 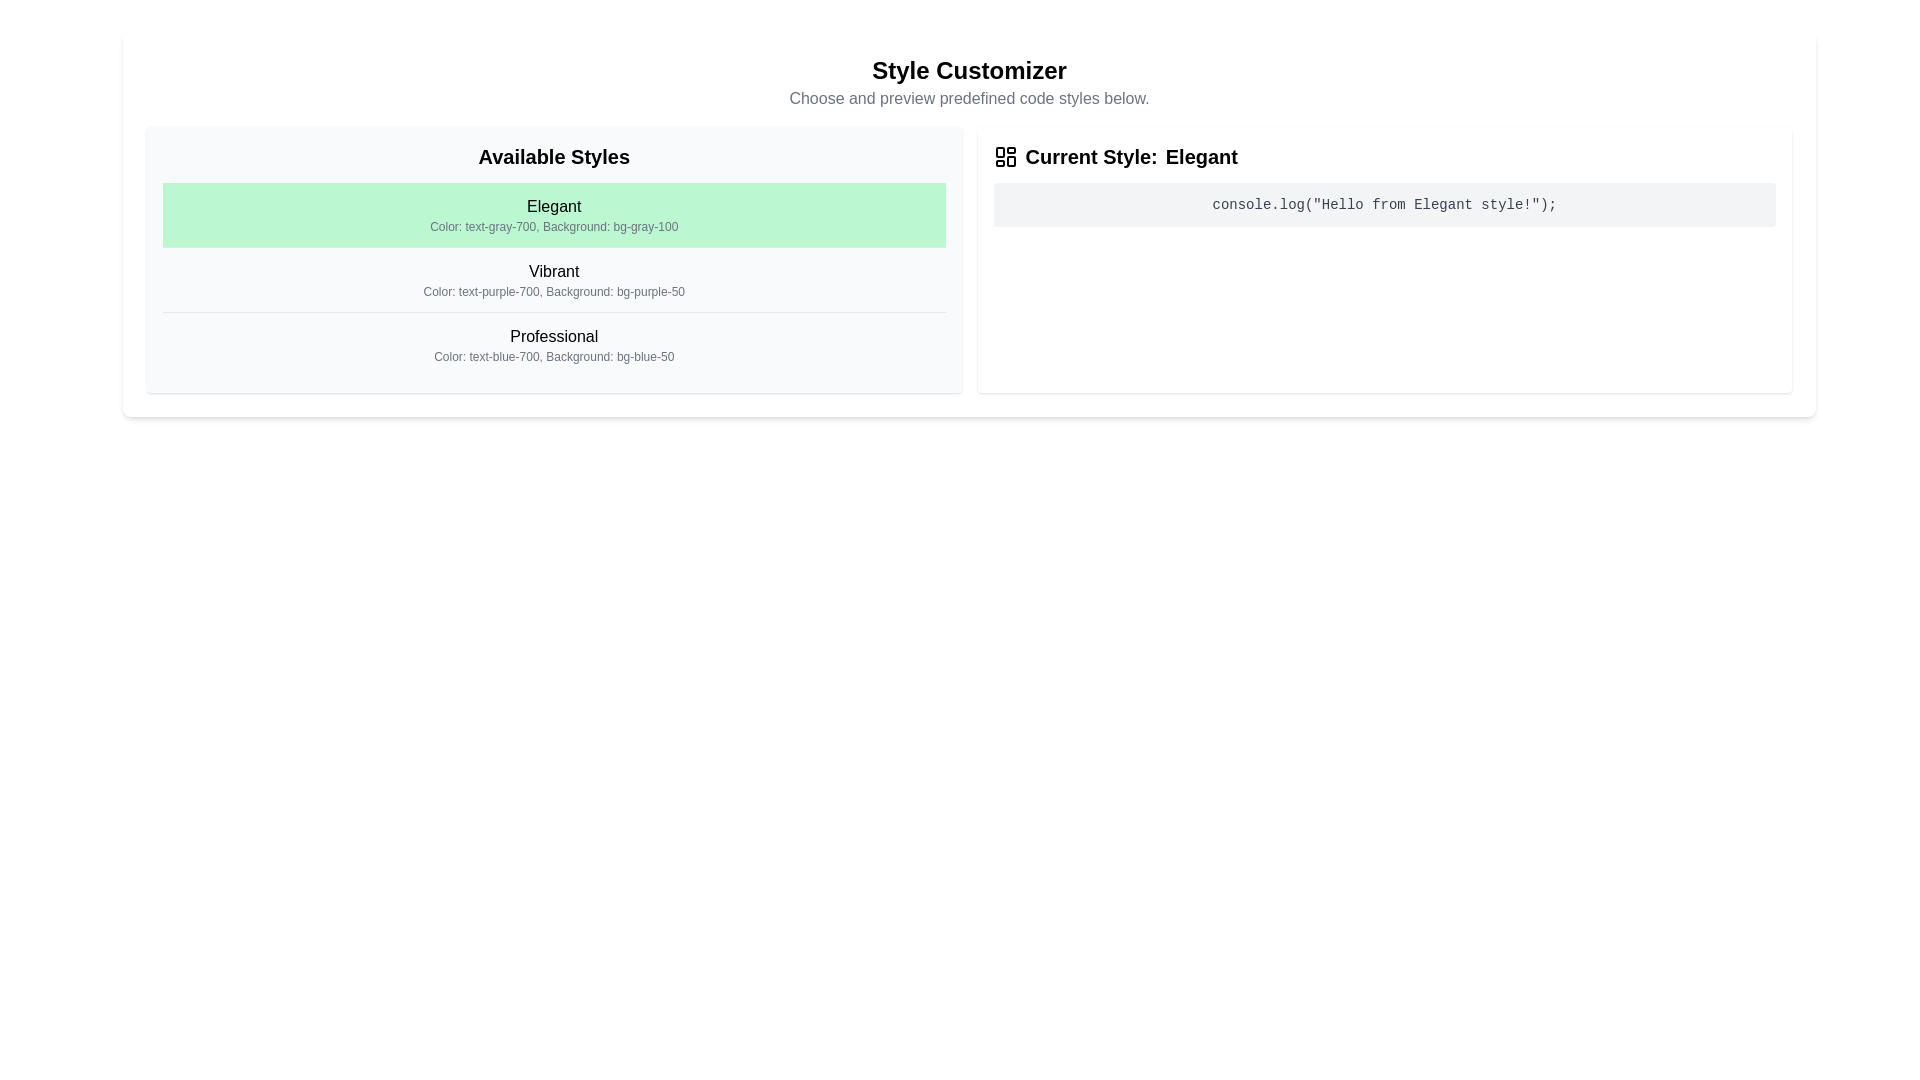 What do you see at coordinates (554, 343) in the screenshot?
I see `the 'Professional' style option, which is the last item in the vertical list of available styles` at bounding box center [554, 343].